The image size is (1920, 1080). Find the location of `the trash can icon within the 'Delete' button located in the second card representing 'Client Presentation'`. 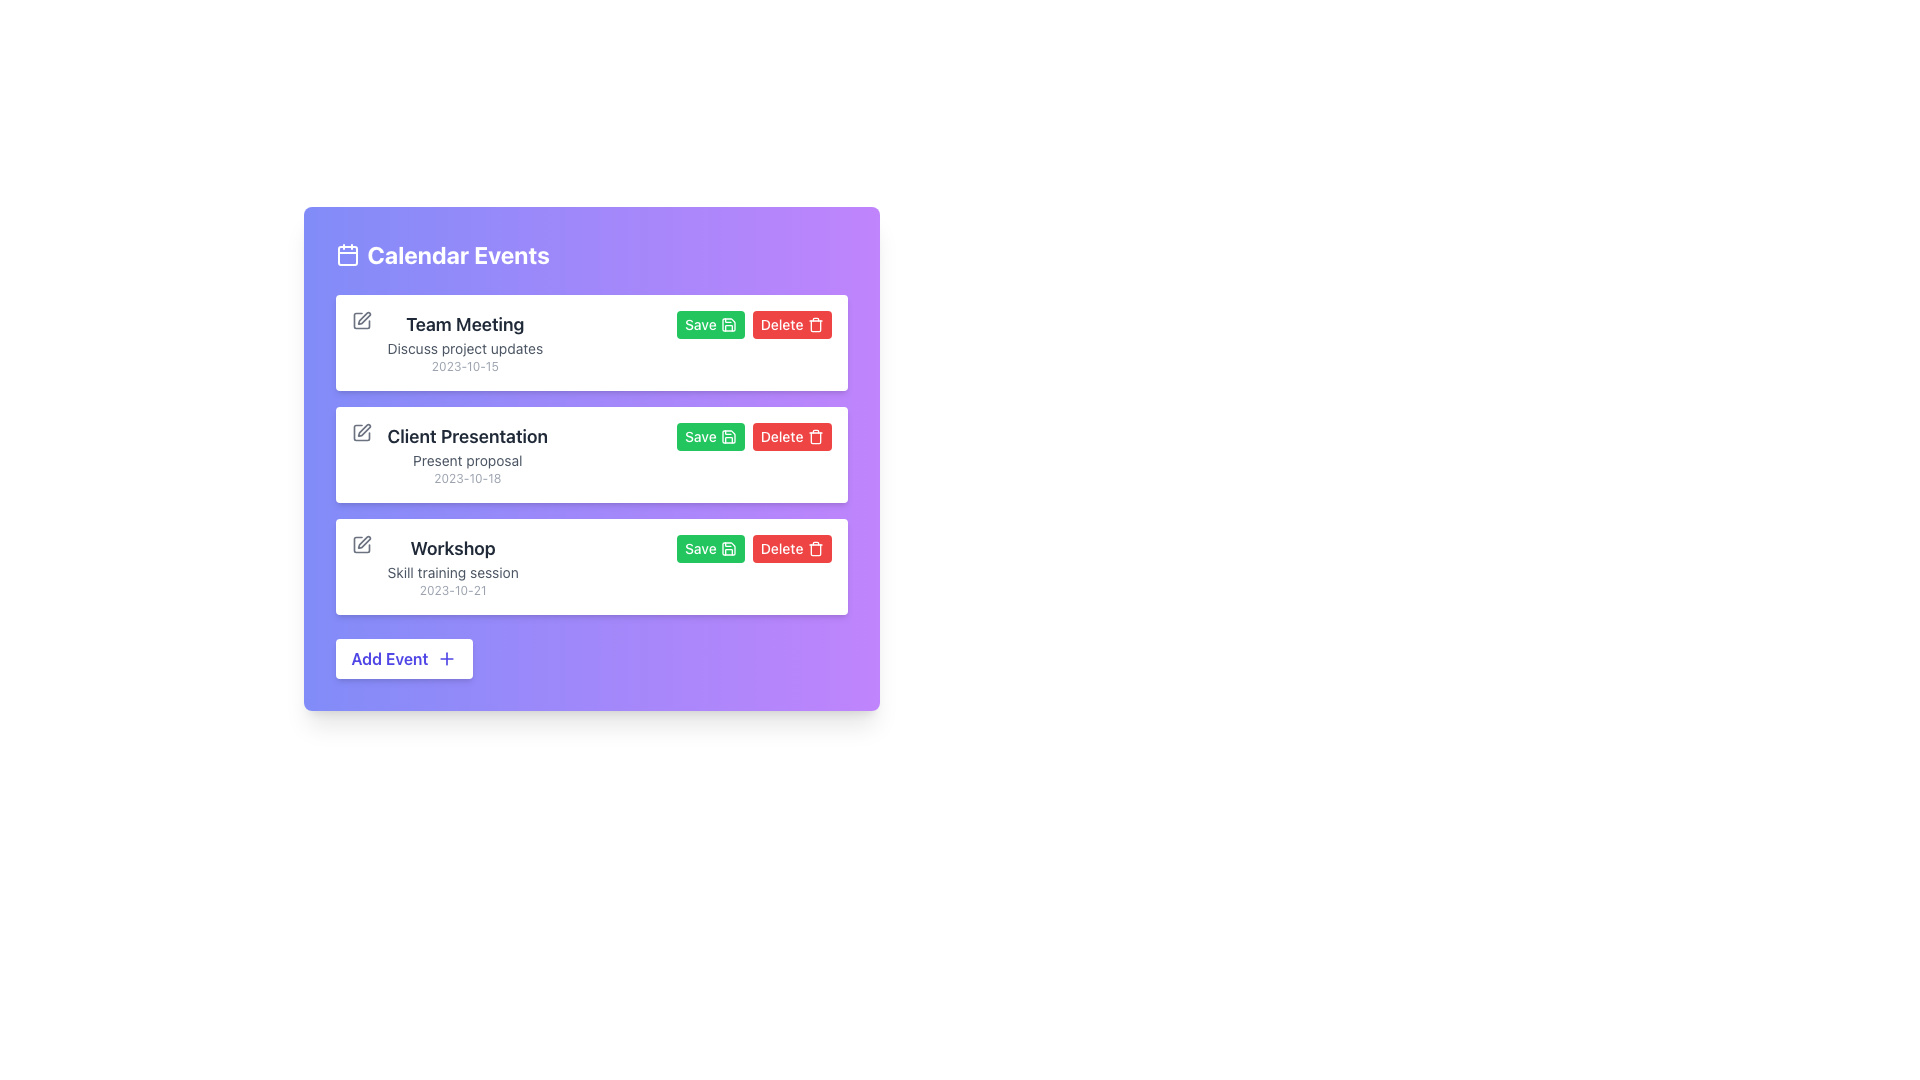

the trash can icon within the 'Delete' button located in the second card representing 'Client Presentation' is located at coordinates (815, 325).